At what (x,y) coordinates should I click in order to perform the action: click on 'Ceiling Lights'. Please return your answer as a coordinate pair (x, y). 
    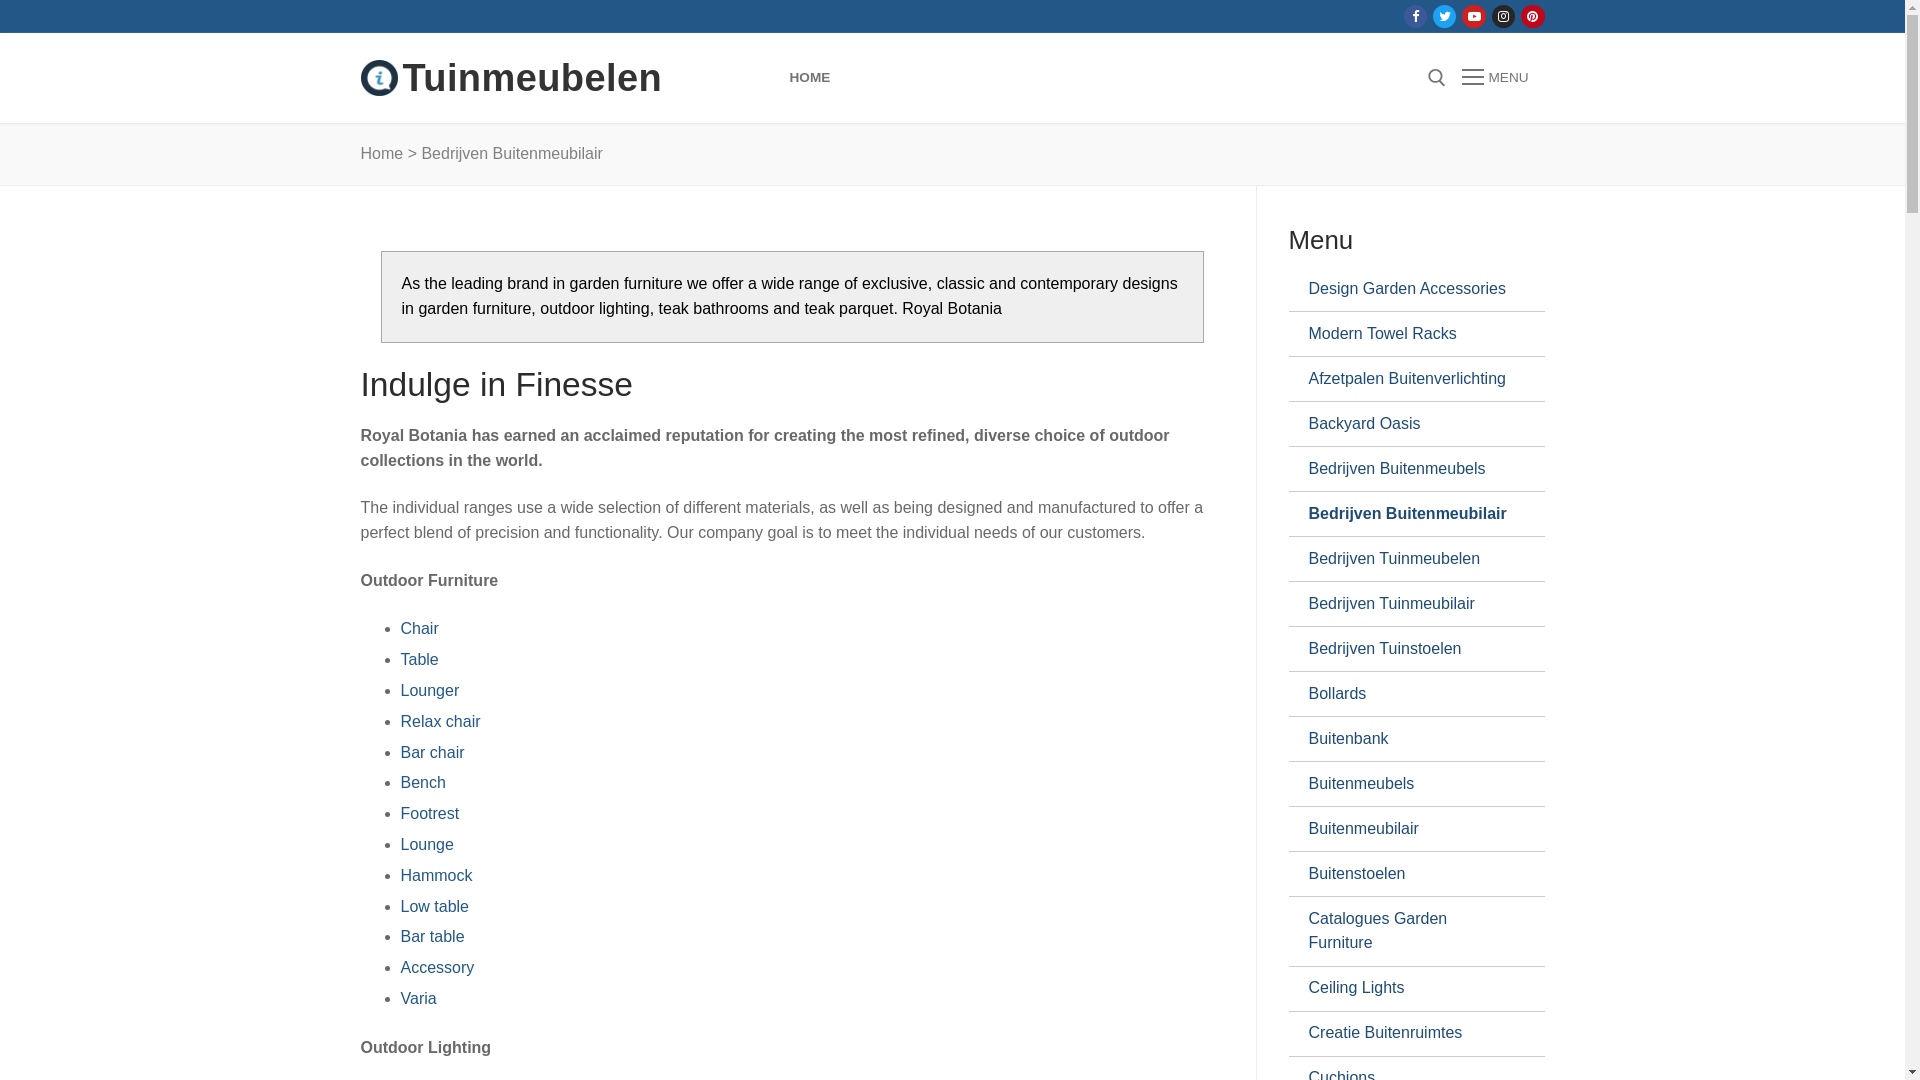
    Looking at the image, I should click on (1406, 987).